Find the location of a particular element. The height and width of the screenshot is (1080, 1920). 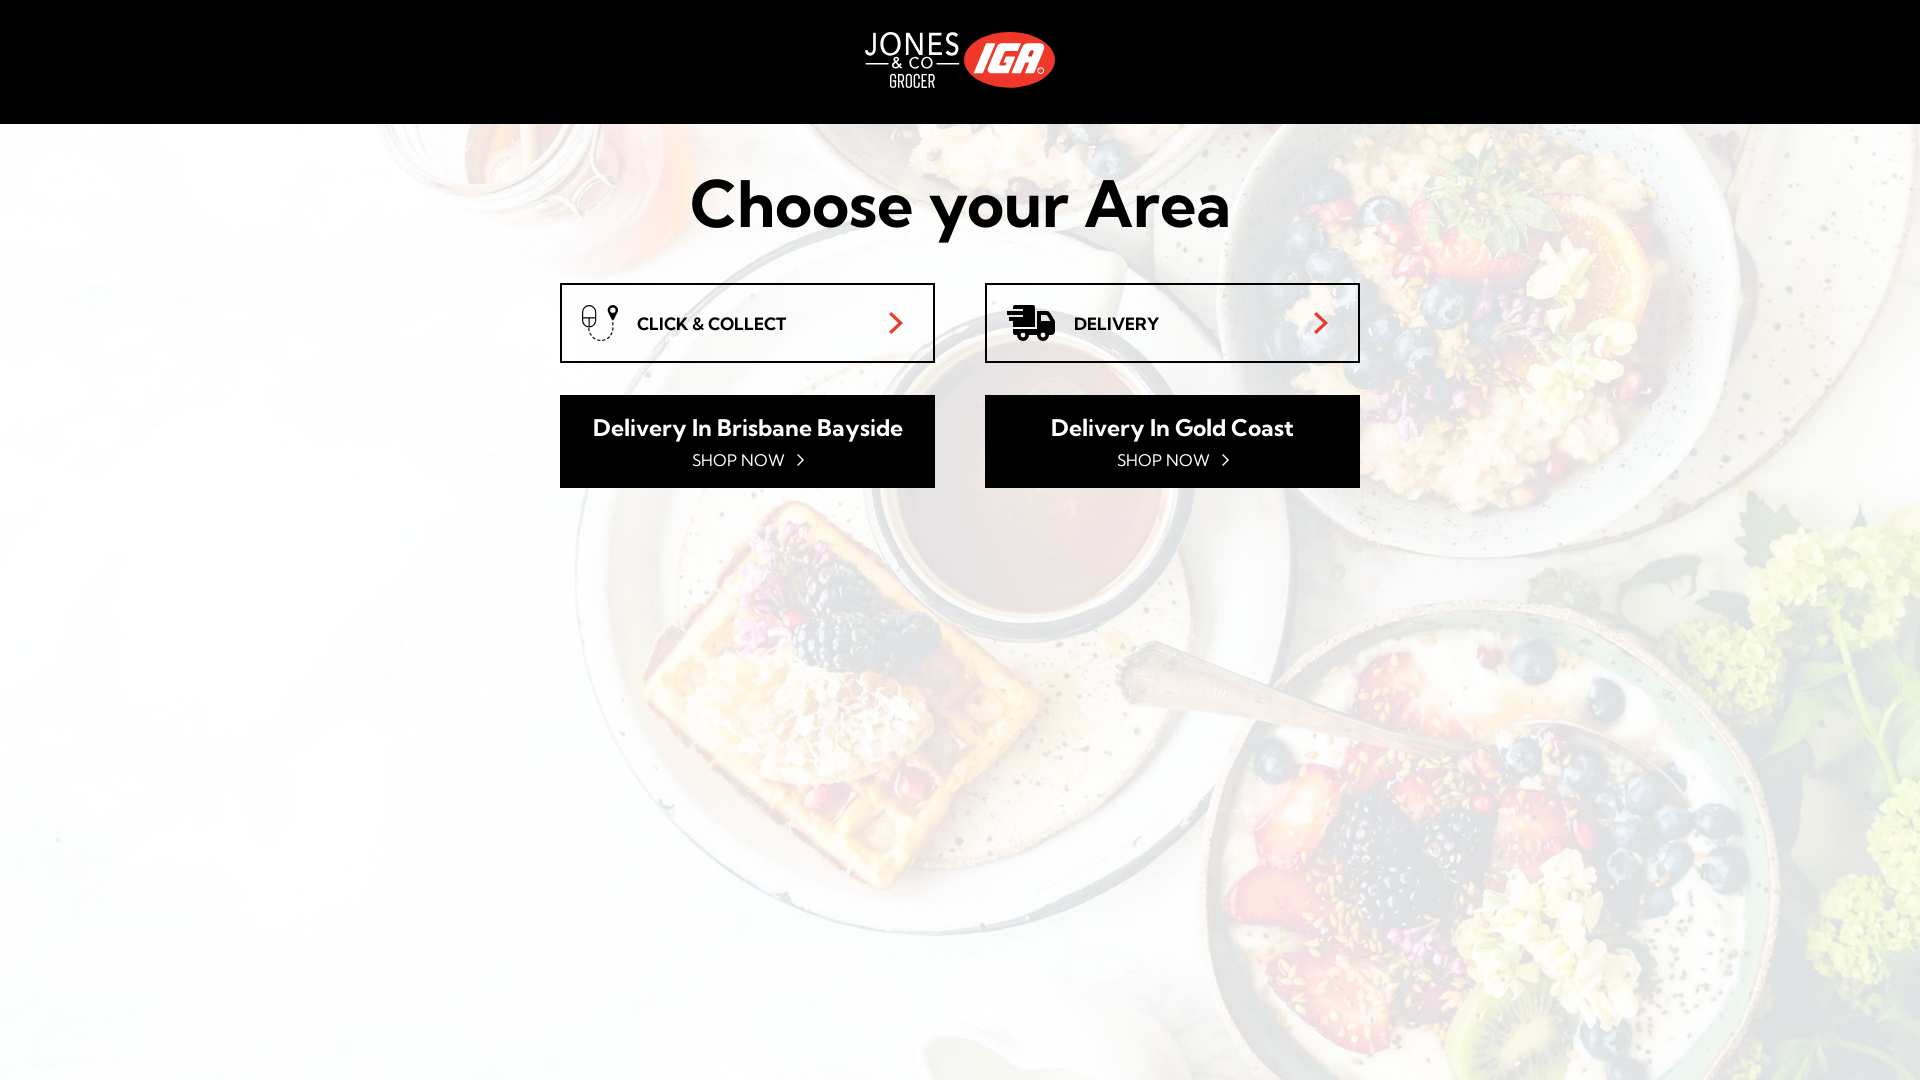

'DELIVERY' is located at coordinates (1172, 322).